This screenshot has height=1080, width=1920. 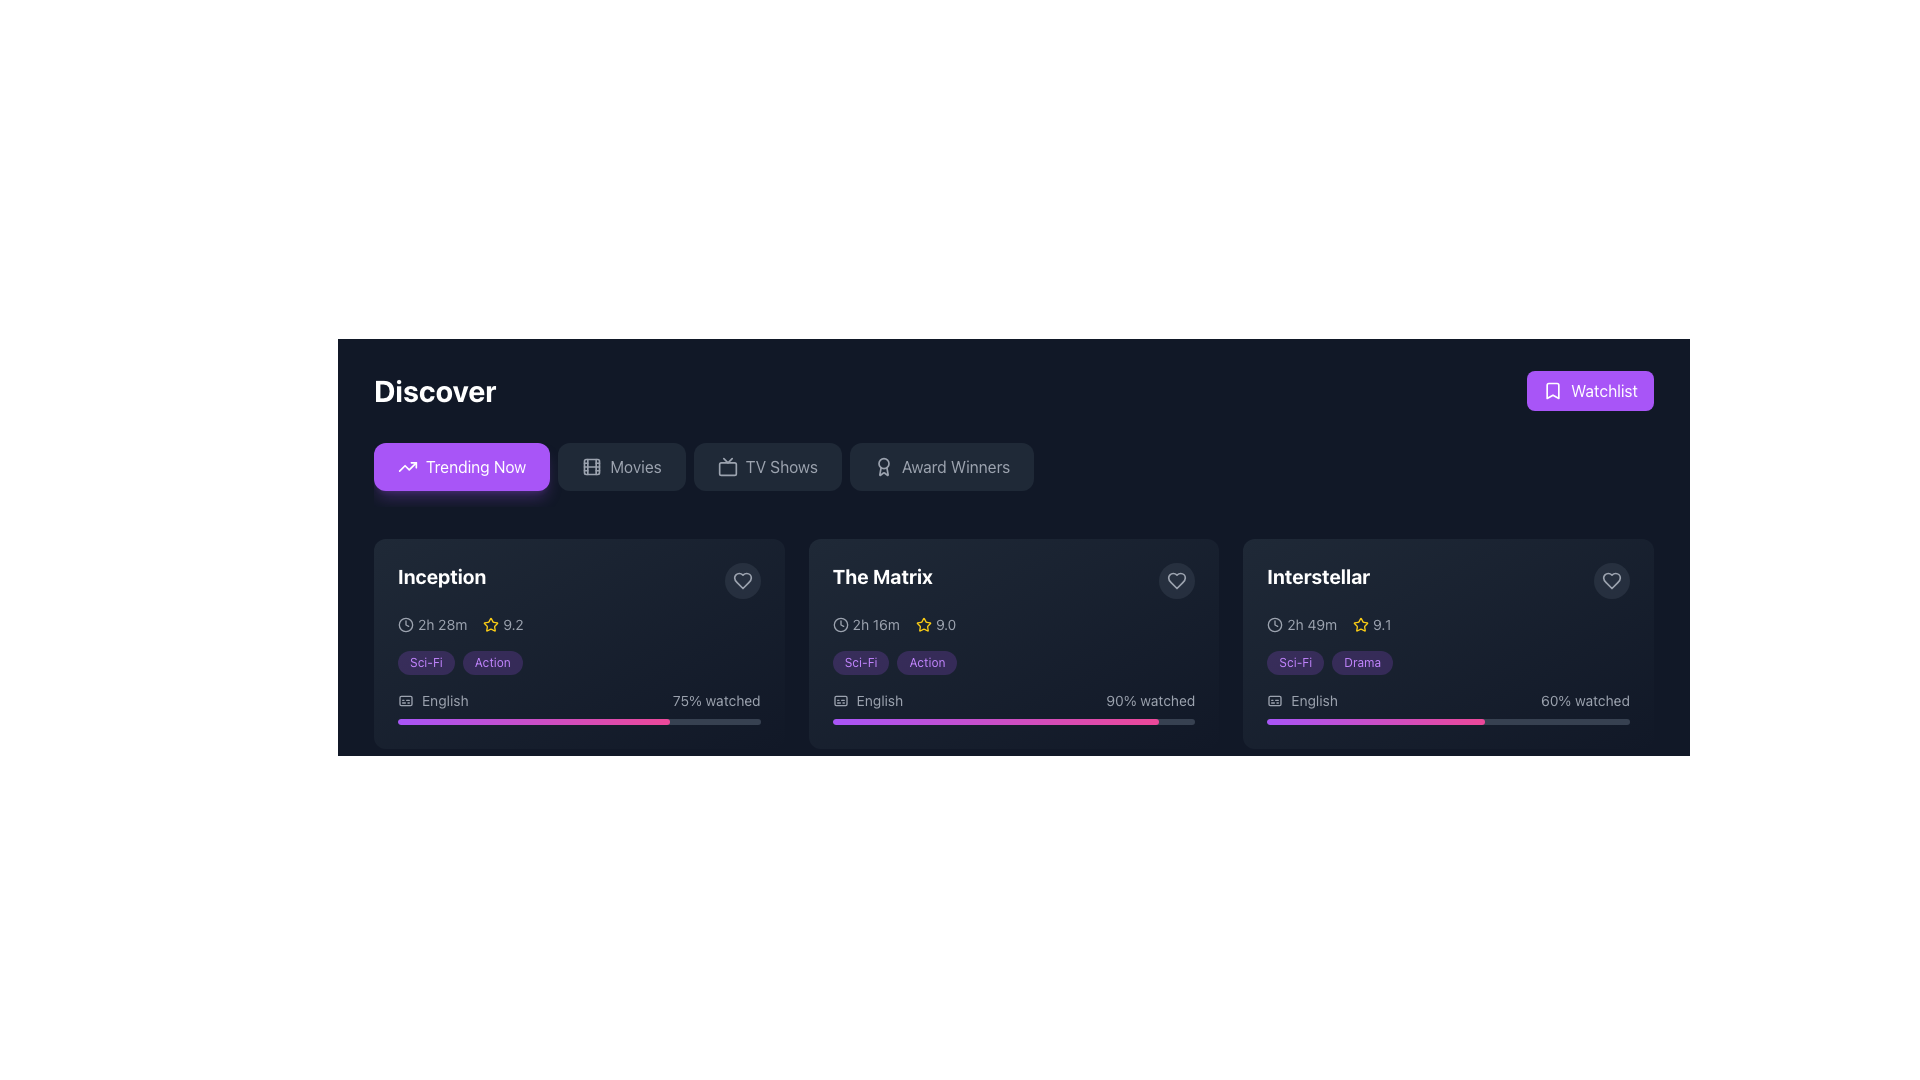 I want to click on the circular button with a heart icon located at the top-right corner of the 'Interstellar' movie card, so click(x=1612, y=581).